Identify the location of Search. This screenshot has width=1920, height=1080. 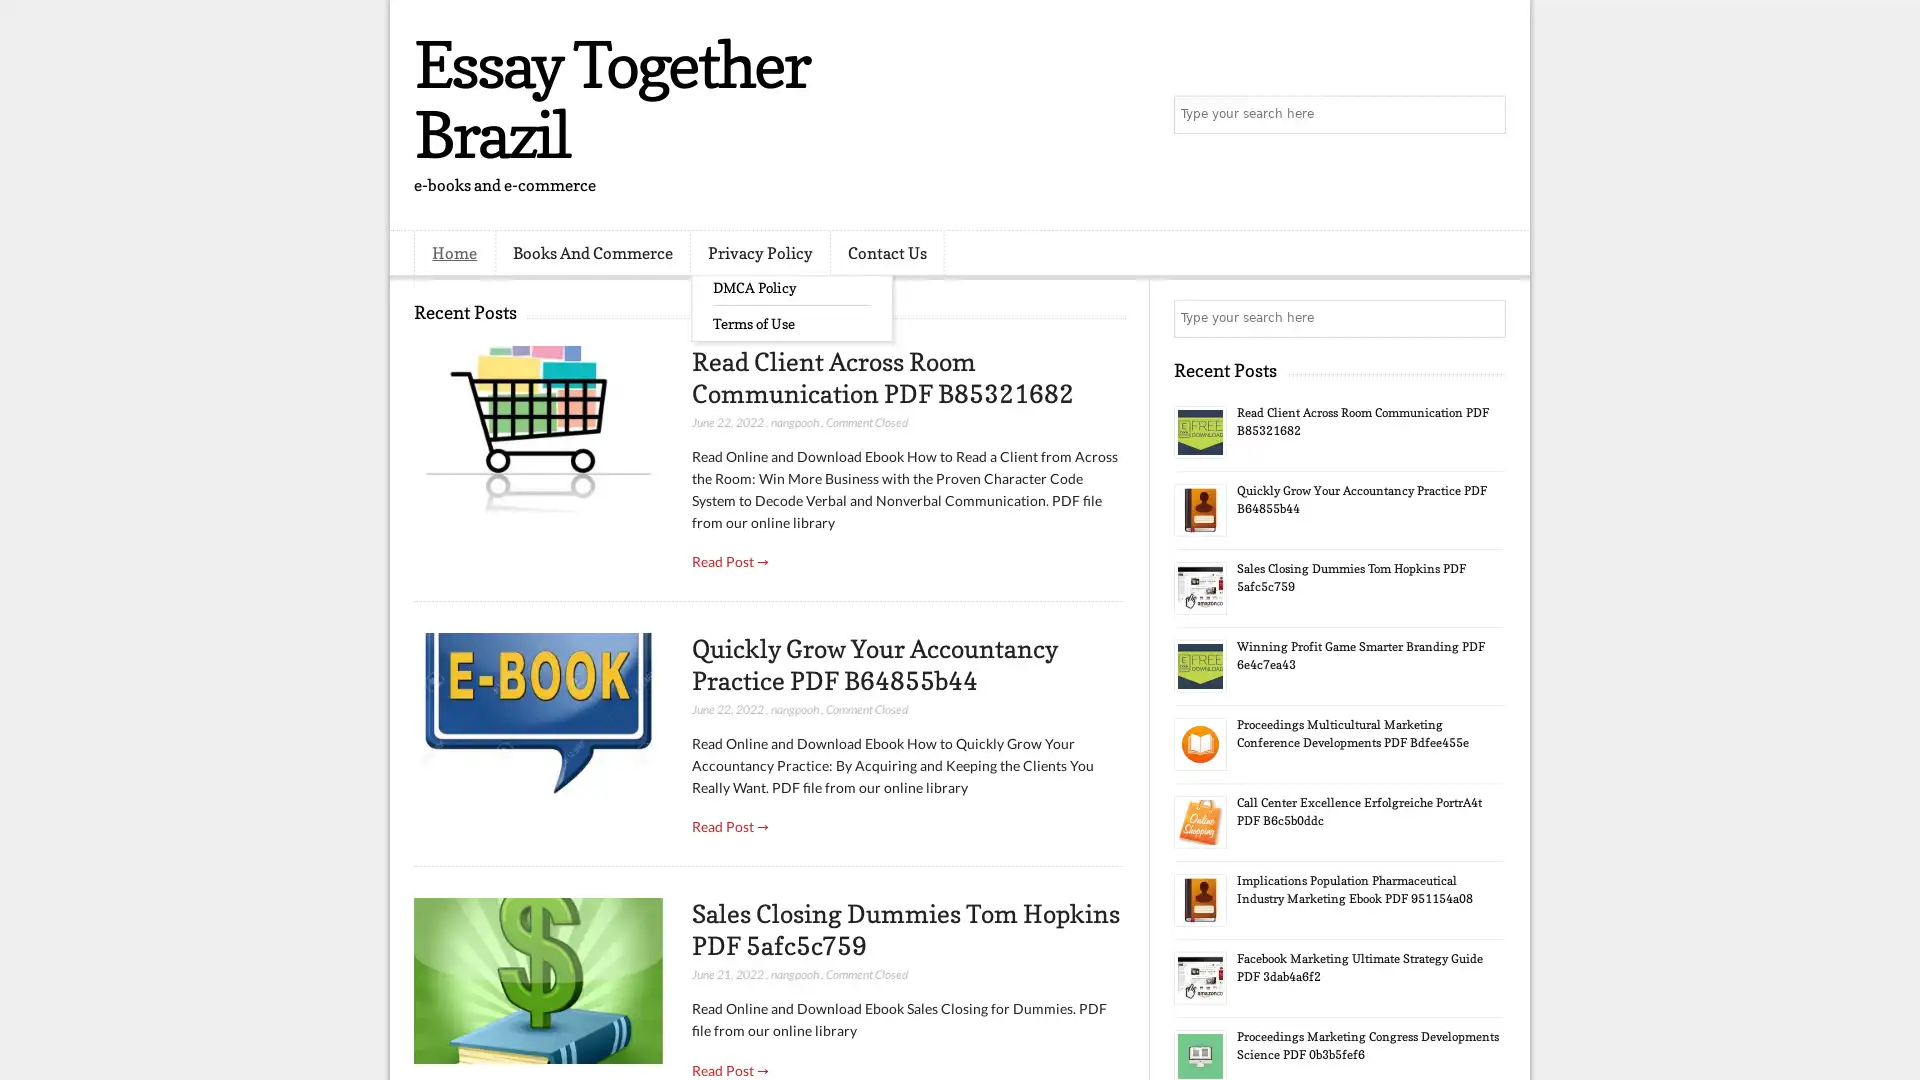
(1485, 115).